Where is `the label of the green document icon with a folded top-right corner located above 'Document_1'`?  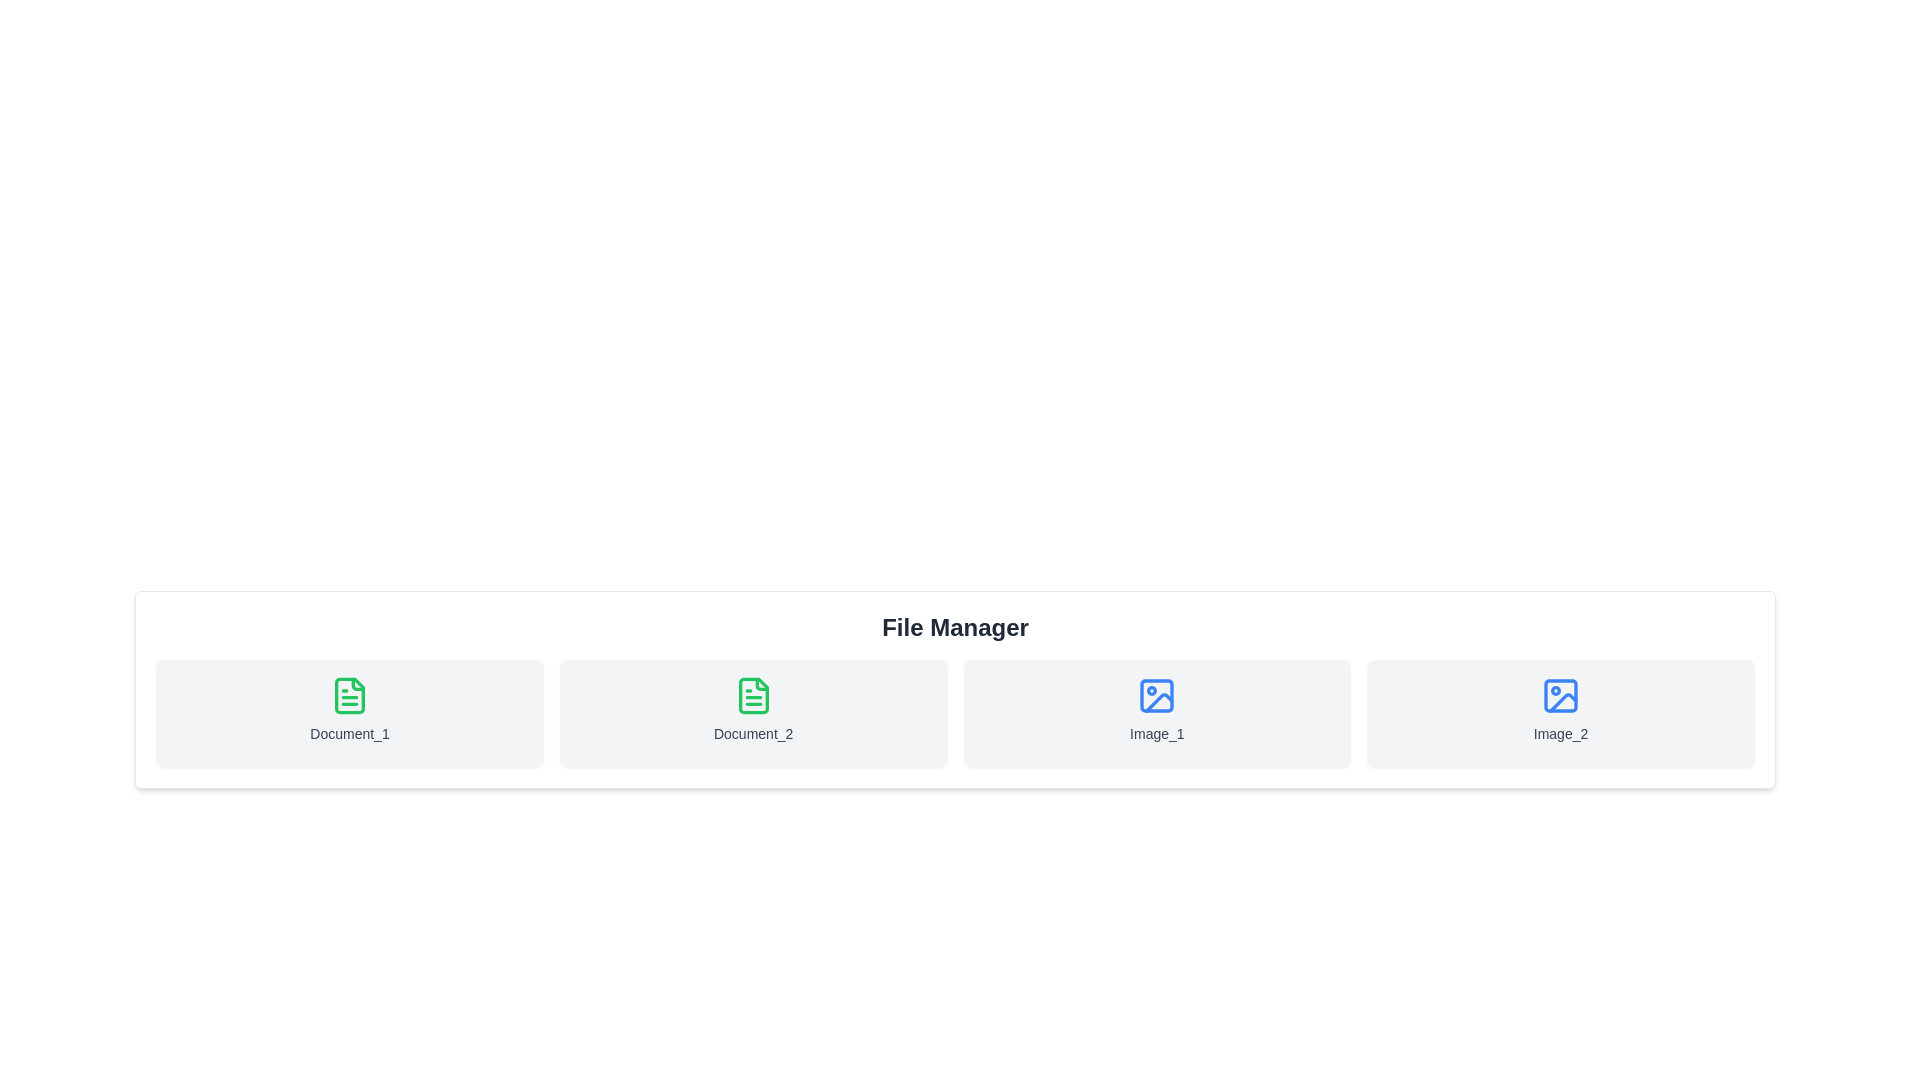
the label of the green document icon with a folded top-right corner located above 'Document_1' is located at coordinates (350, 694).